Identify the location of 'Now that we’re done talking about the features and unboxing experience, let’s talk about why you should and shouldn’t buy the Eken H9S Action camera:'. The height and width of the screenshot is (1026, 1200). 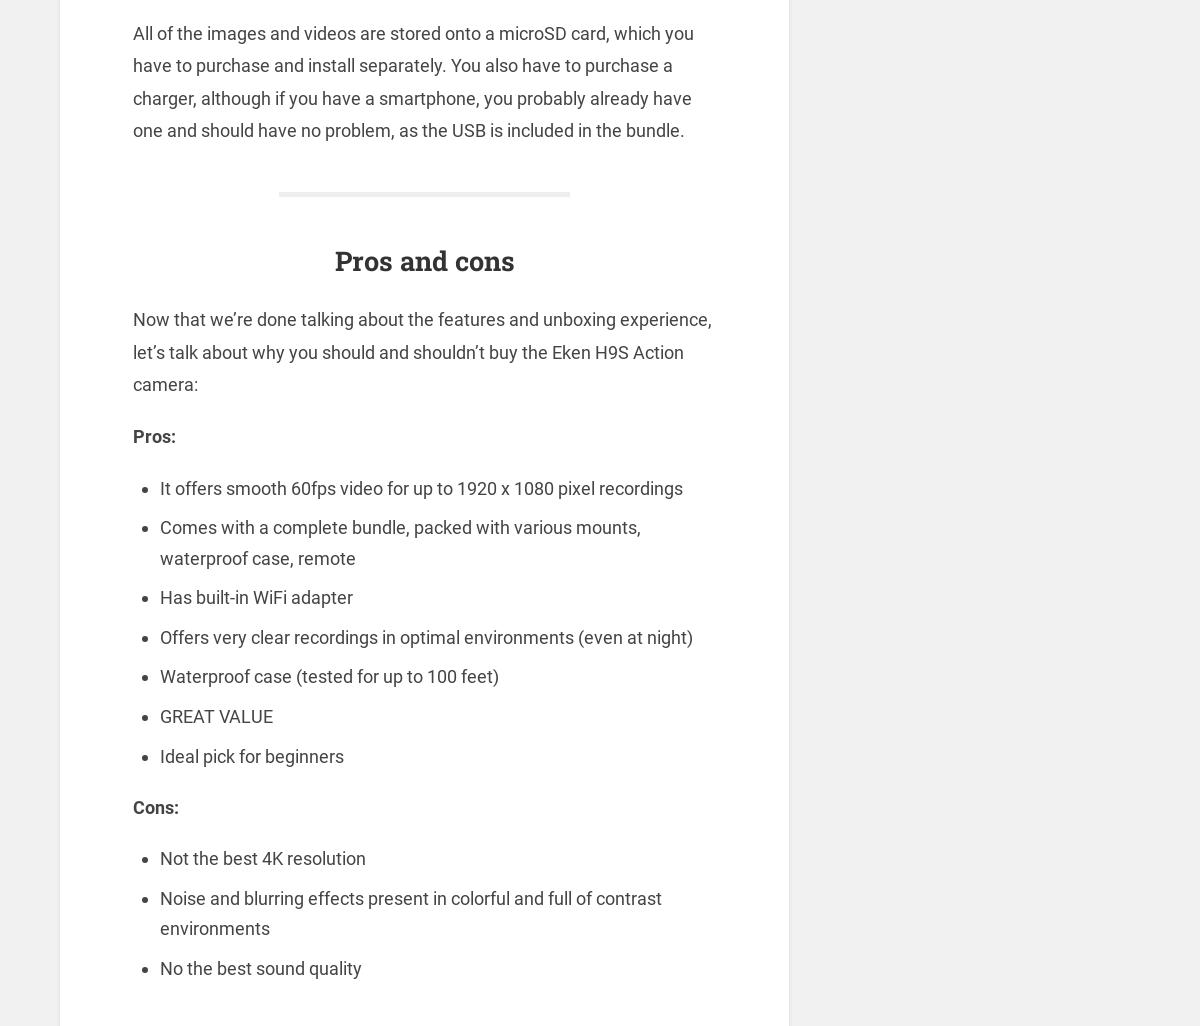
(421, 352).